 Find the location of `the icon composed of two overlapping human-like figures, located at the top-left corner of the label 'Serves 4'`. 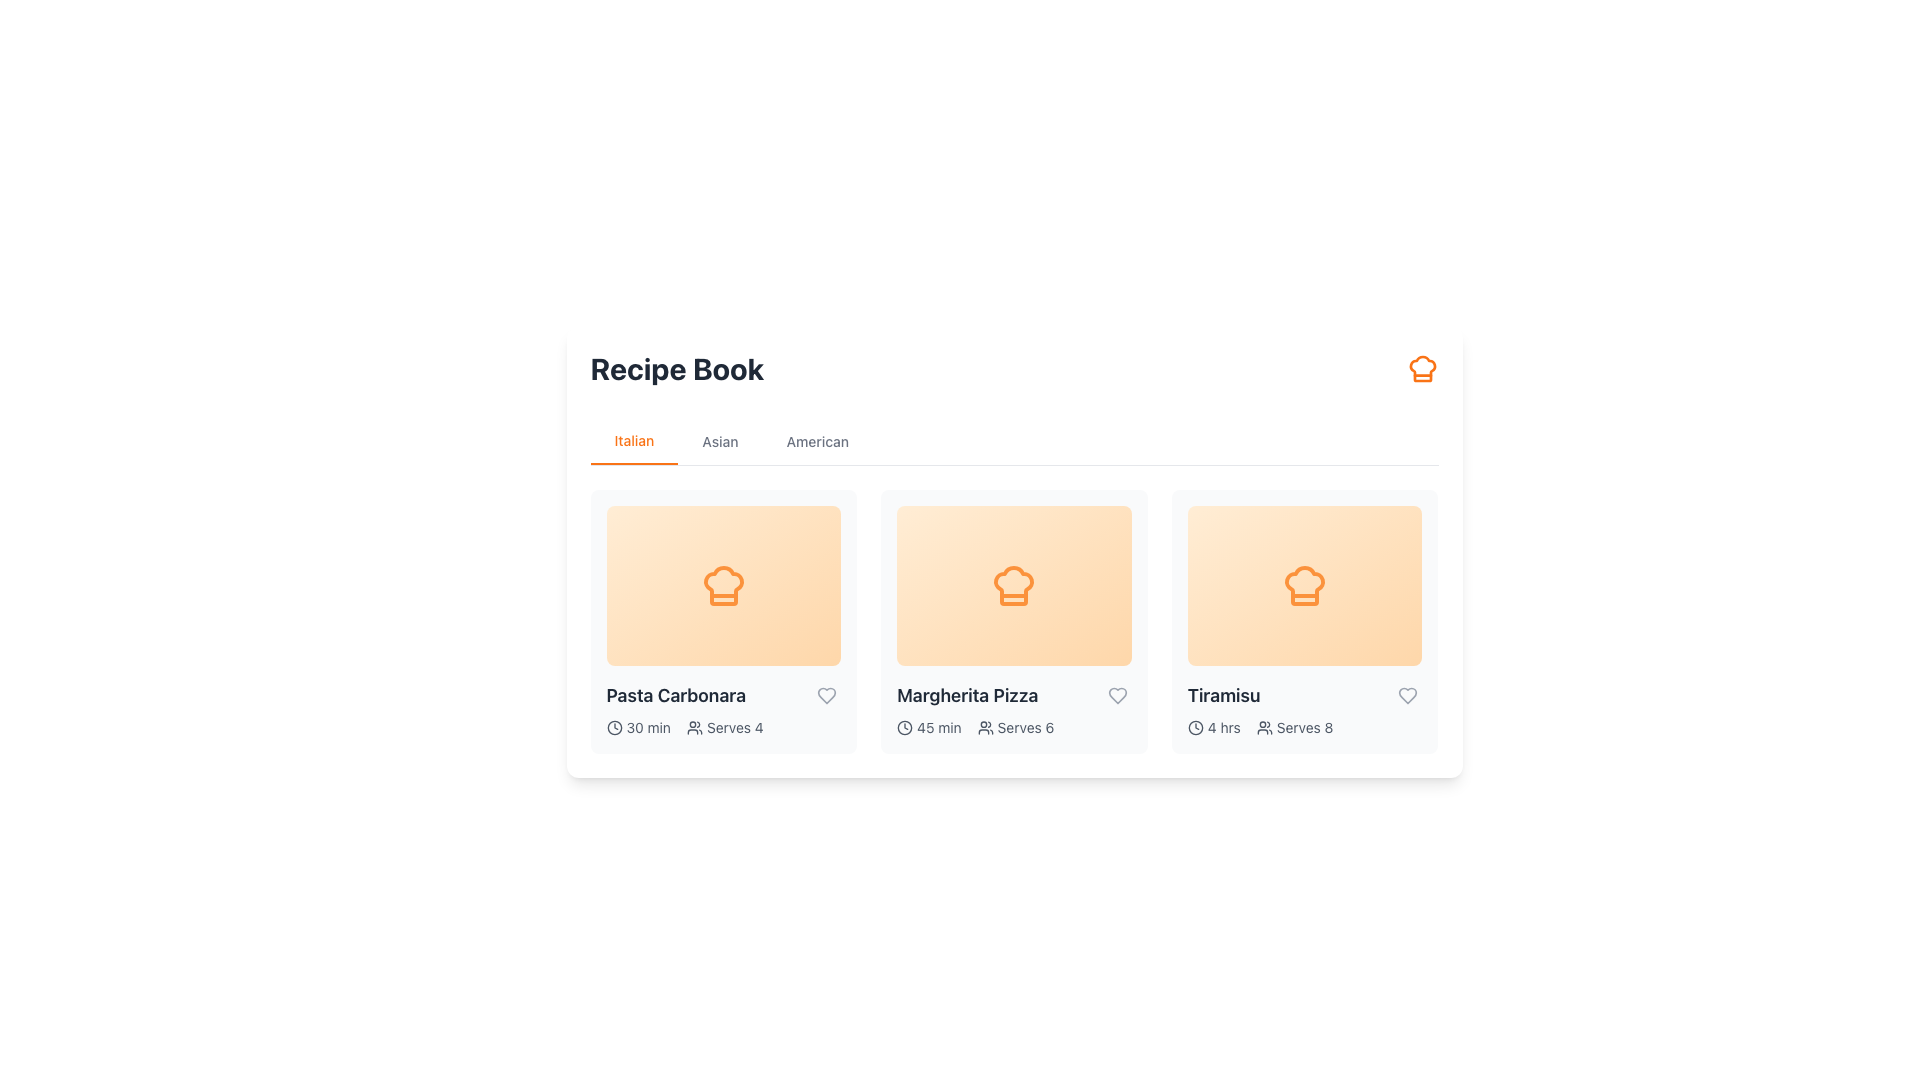

the icon composed of two overlapping human-like figures, located at the top-left corner of the label 'Serves 4' is located at coordinates (695, 728).